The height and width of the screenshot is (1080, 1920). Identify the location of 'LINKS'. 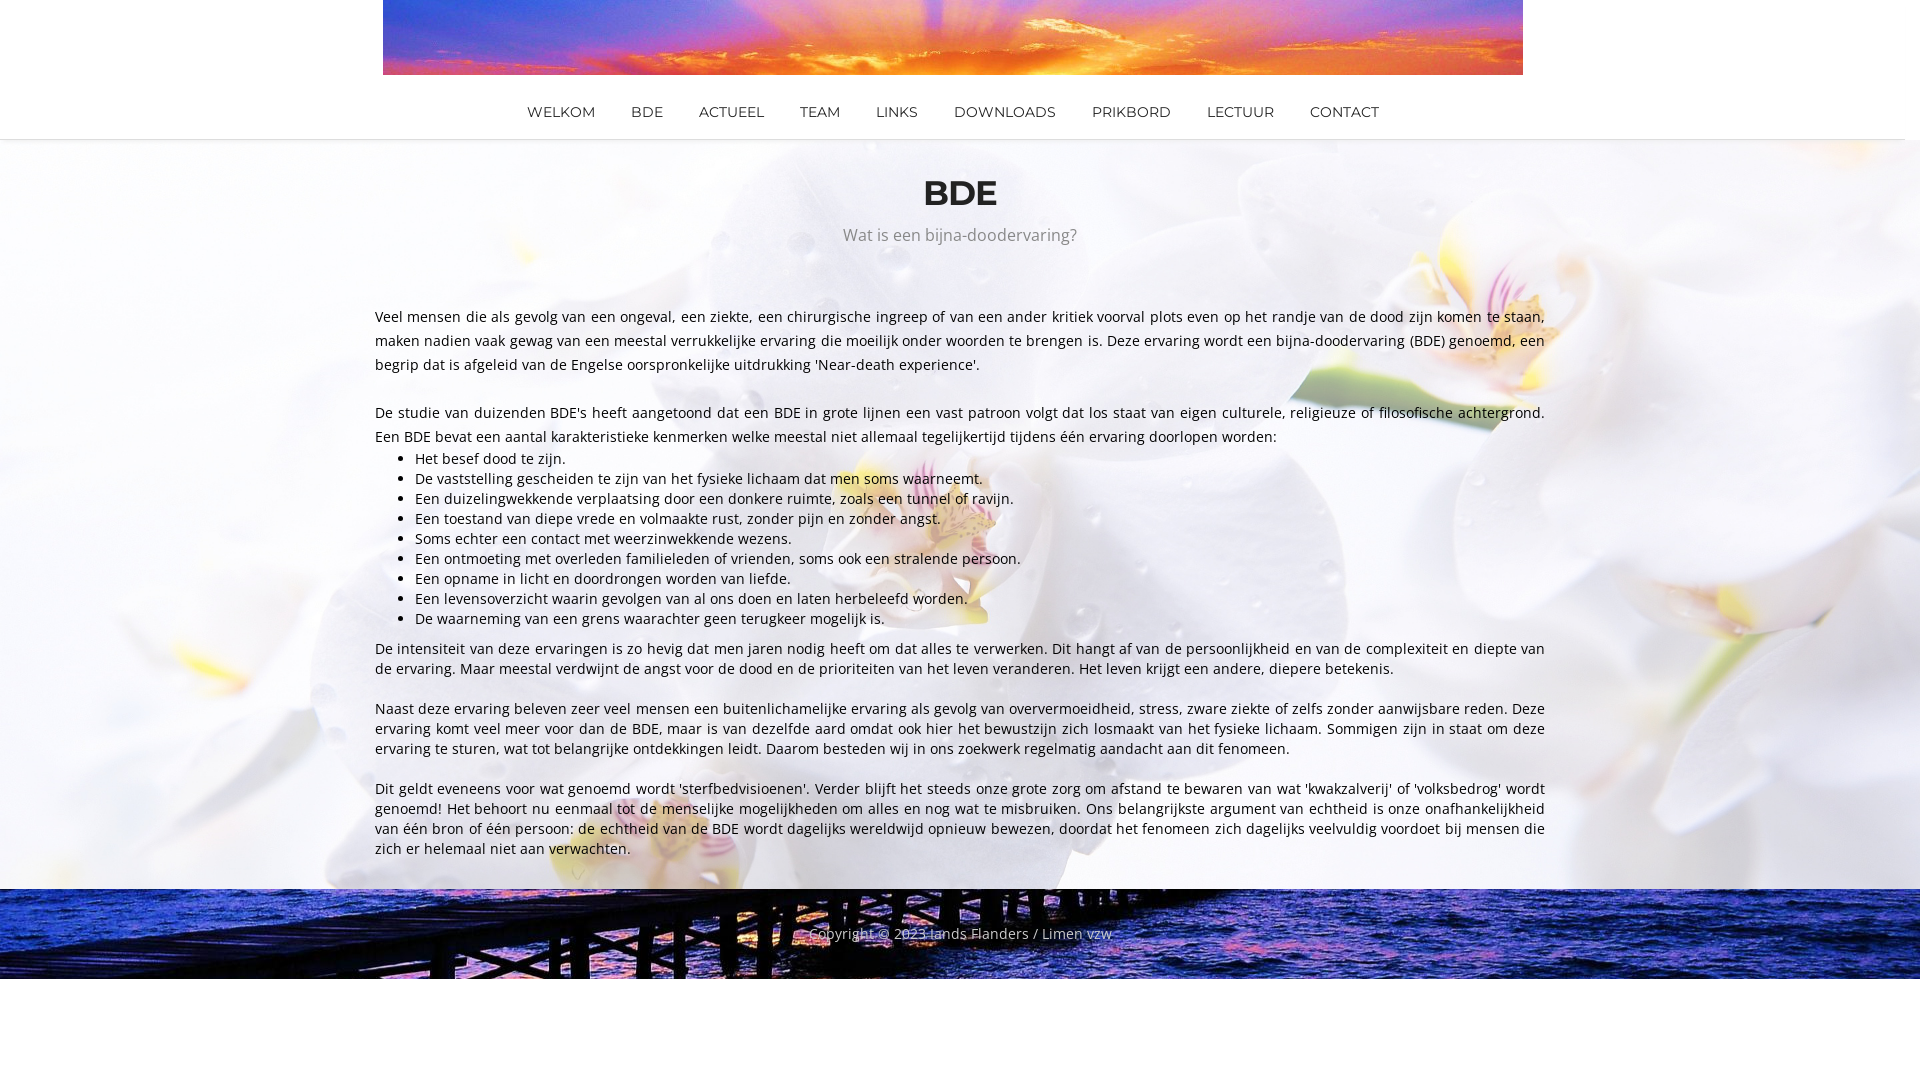
(896, 111).